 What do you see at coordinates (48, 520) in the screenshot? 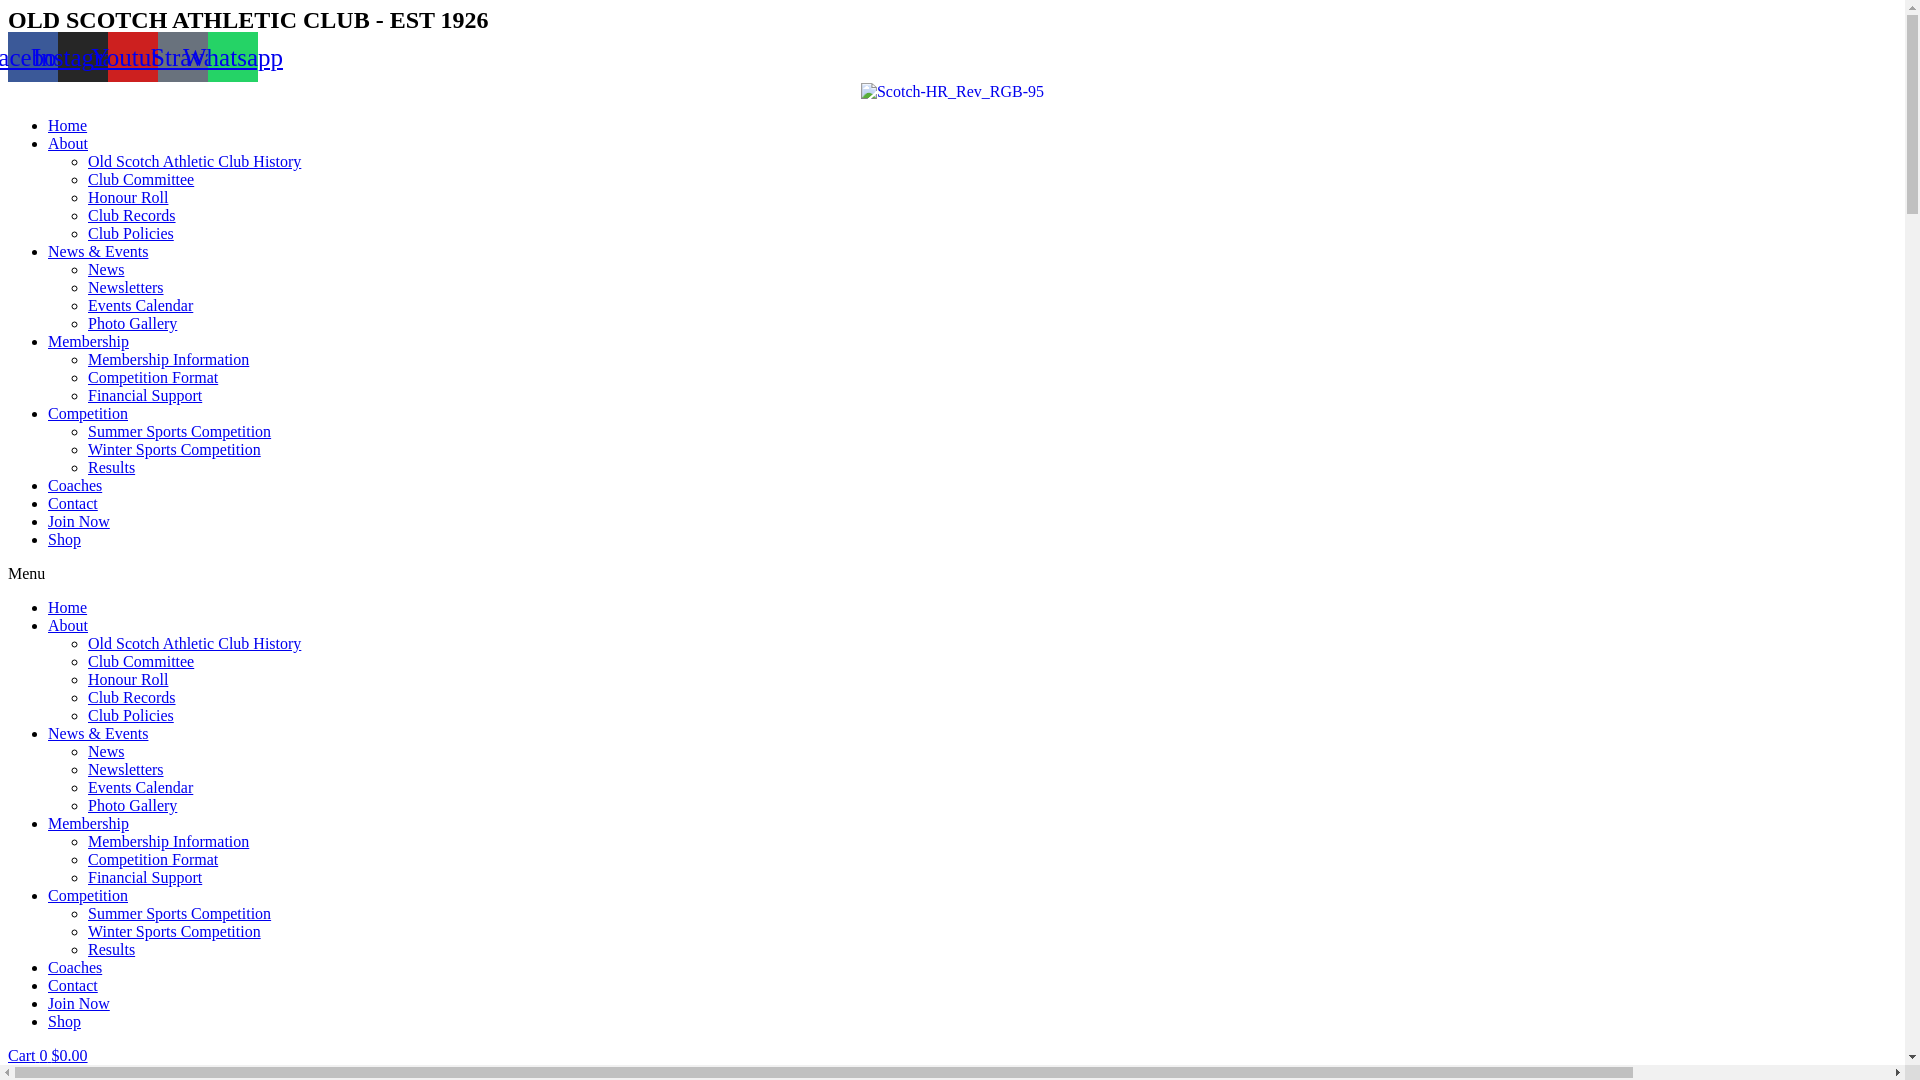
I see `'Join Now'` at bounding box center [48, 520].